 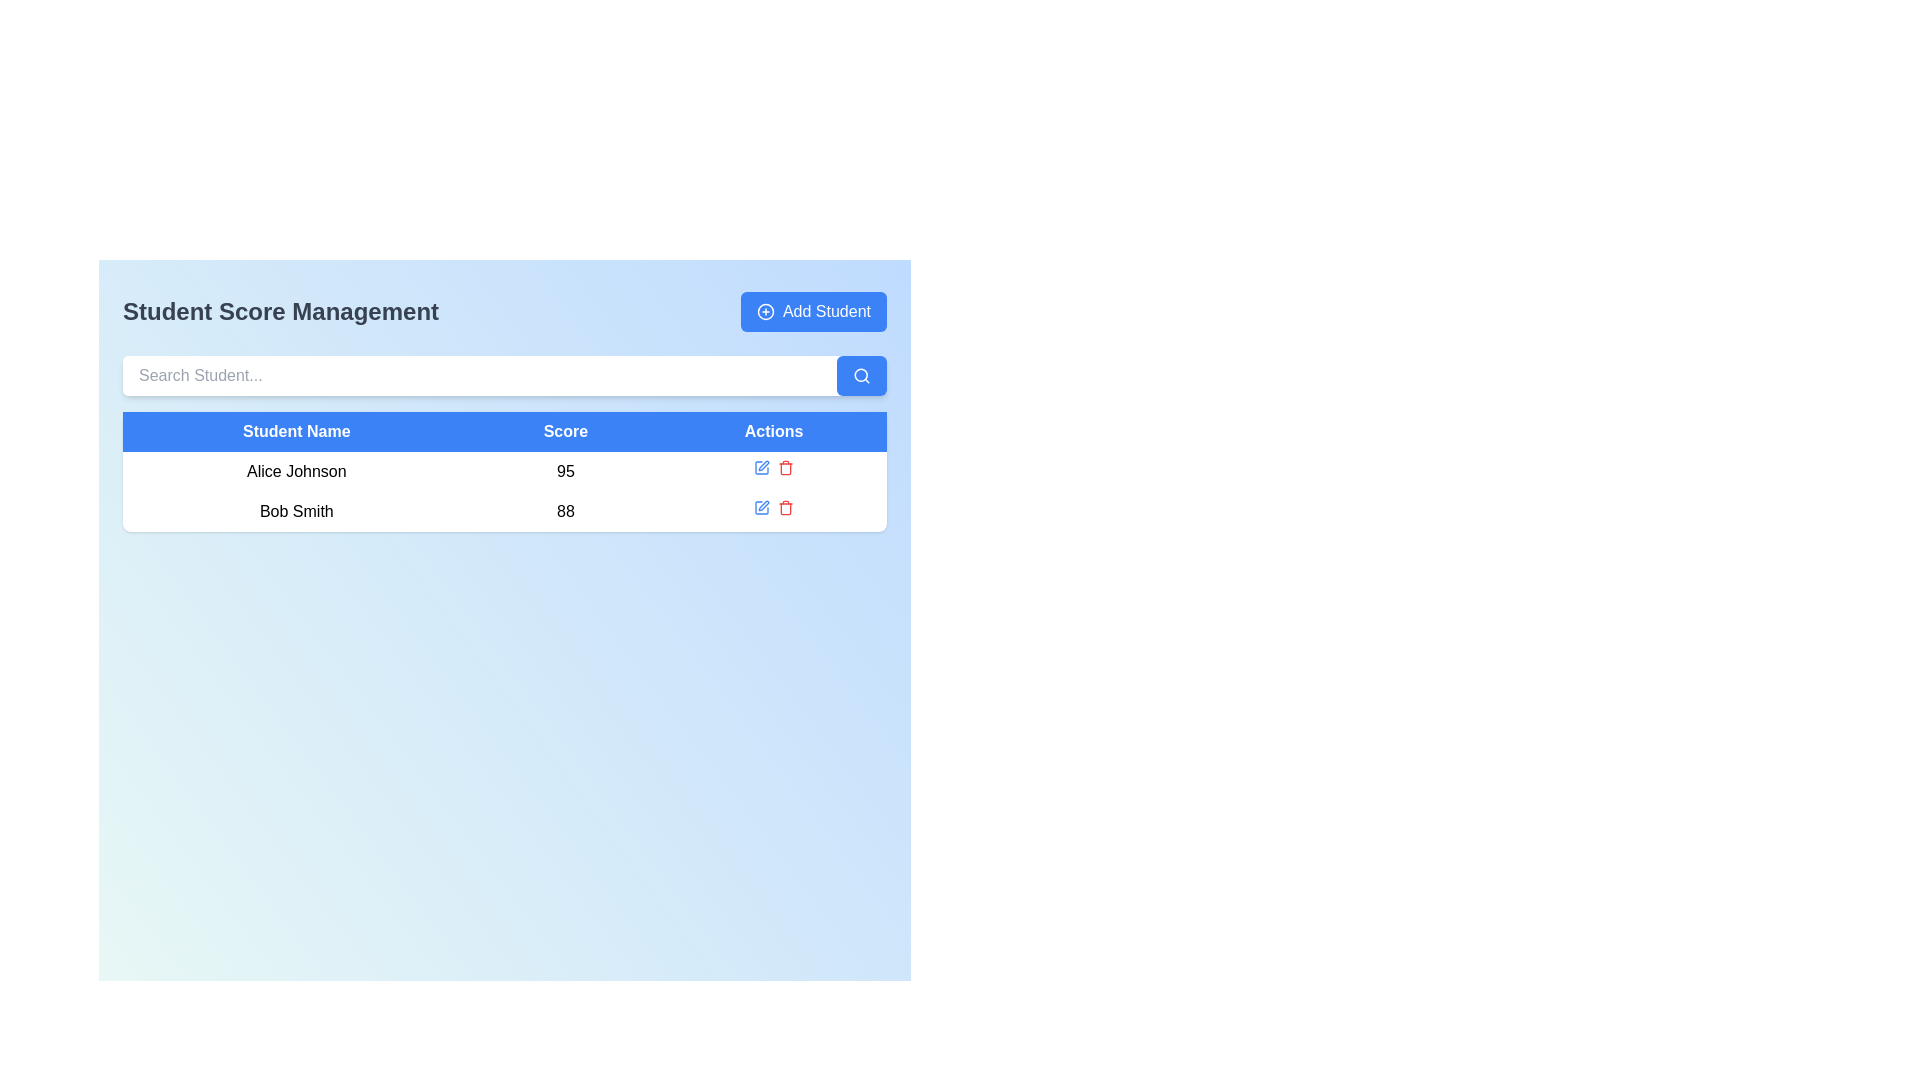 I want to click on the text label displaying the numerical value '88' in bold within the 'Score' column of the table, which is associated with the name 'Bob Smith.', so click(x=564, y=511).